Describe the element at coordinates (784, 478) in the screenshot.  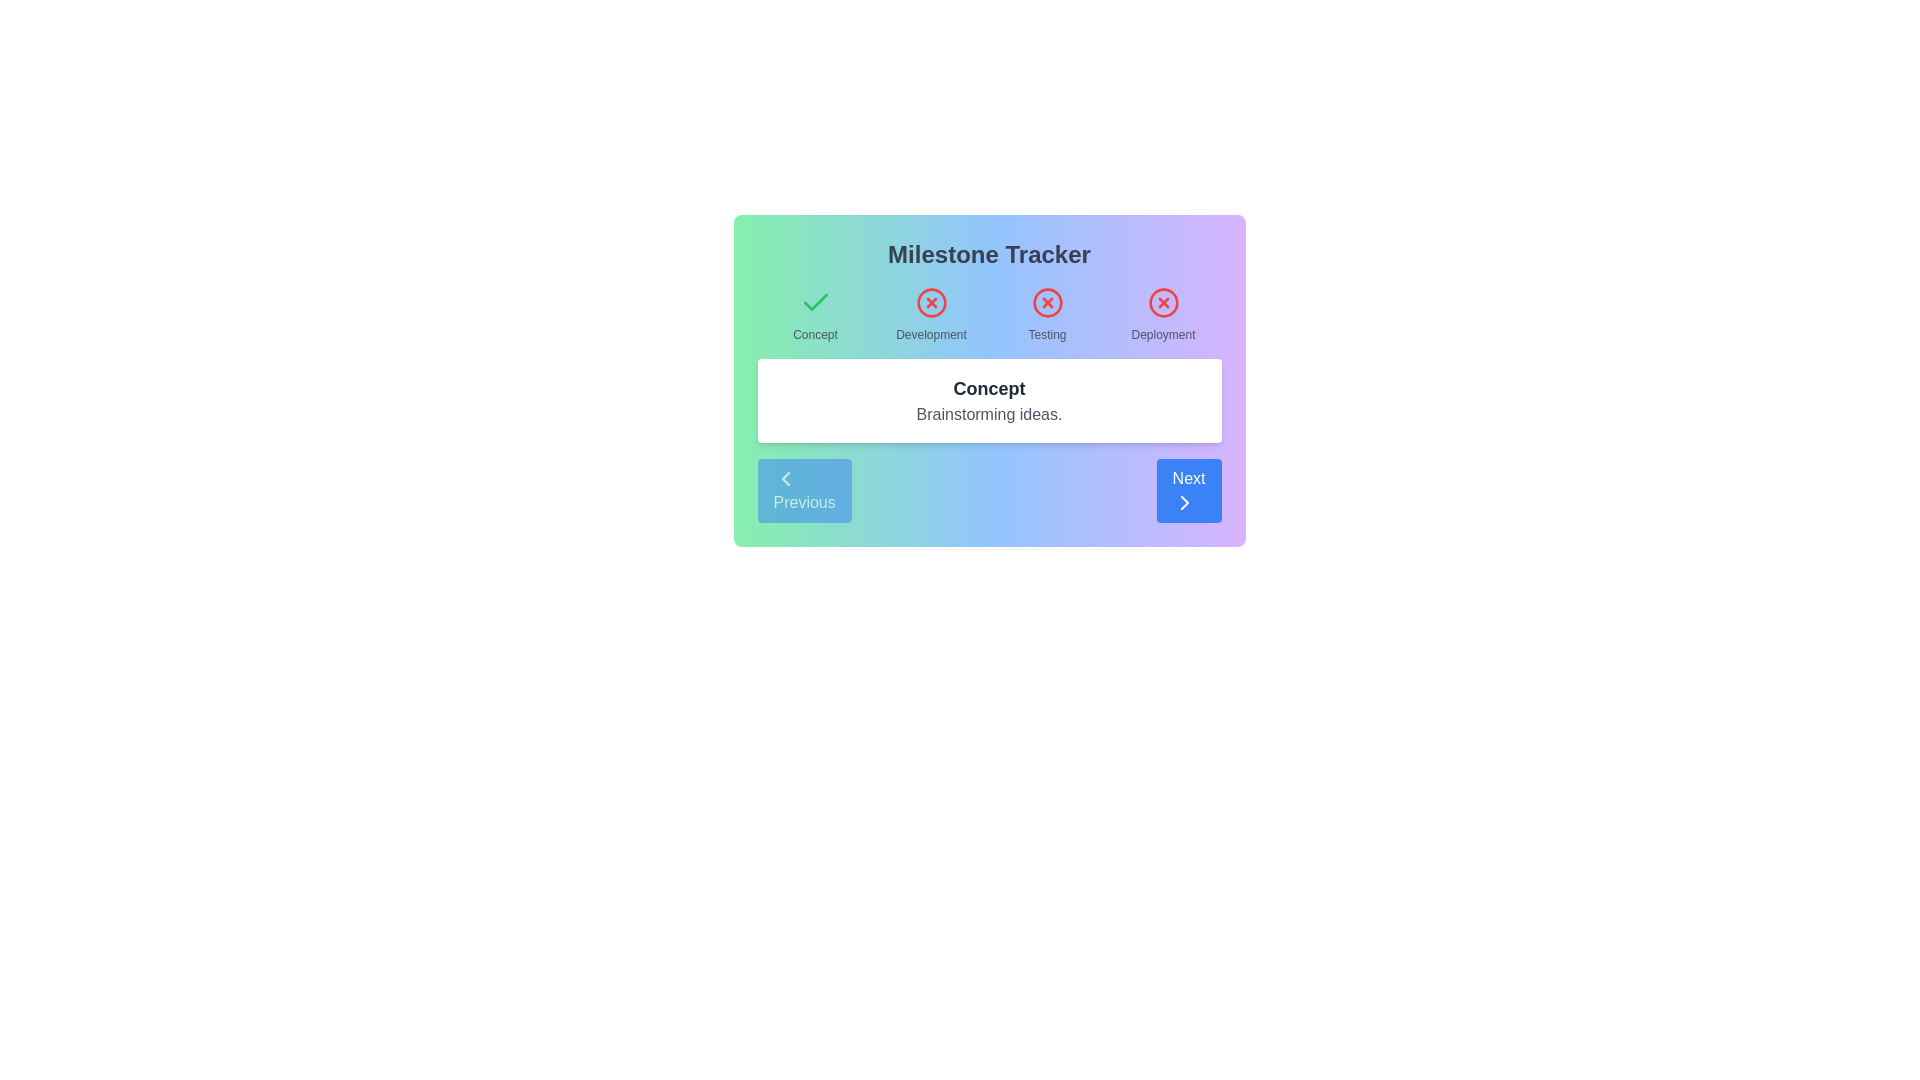
I see `the leftward-facing arrow icon within the 'Previous' navigational button located at the bottom-left corner of the card` at that location.